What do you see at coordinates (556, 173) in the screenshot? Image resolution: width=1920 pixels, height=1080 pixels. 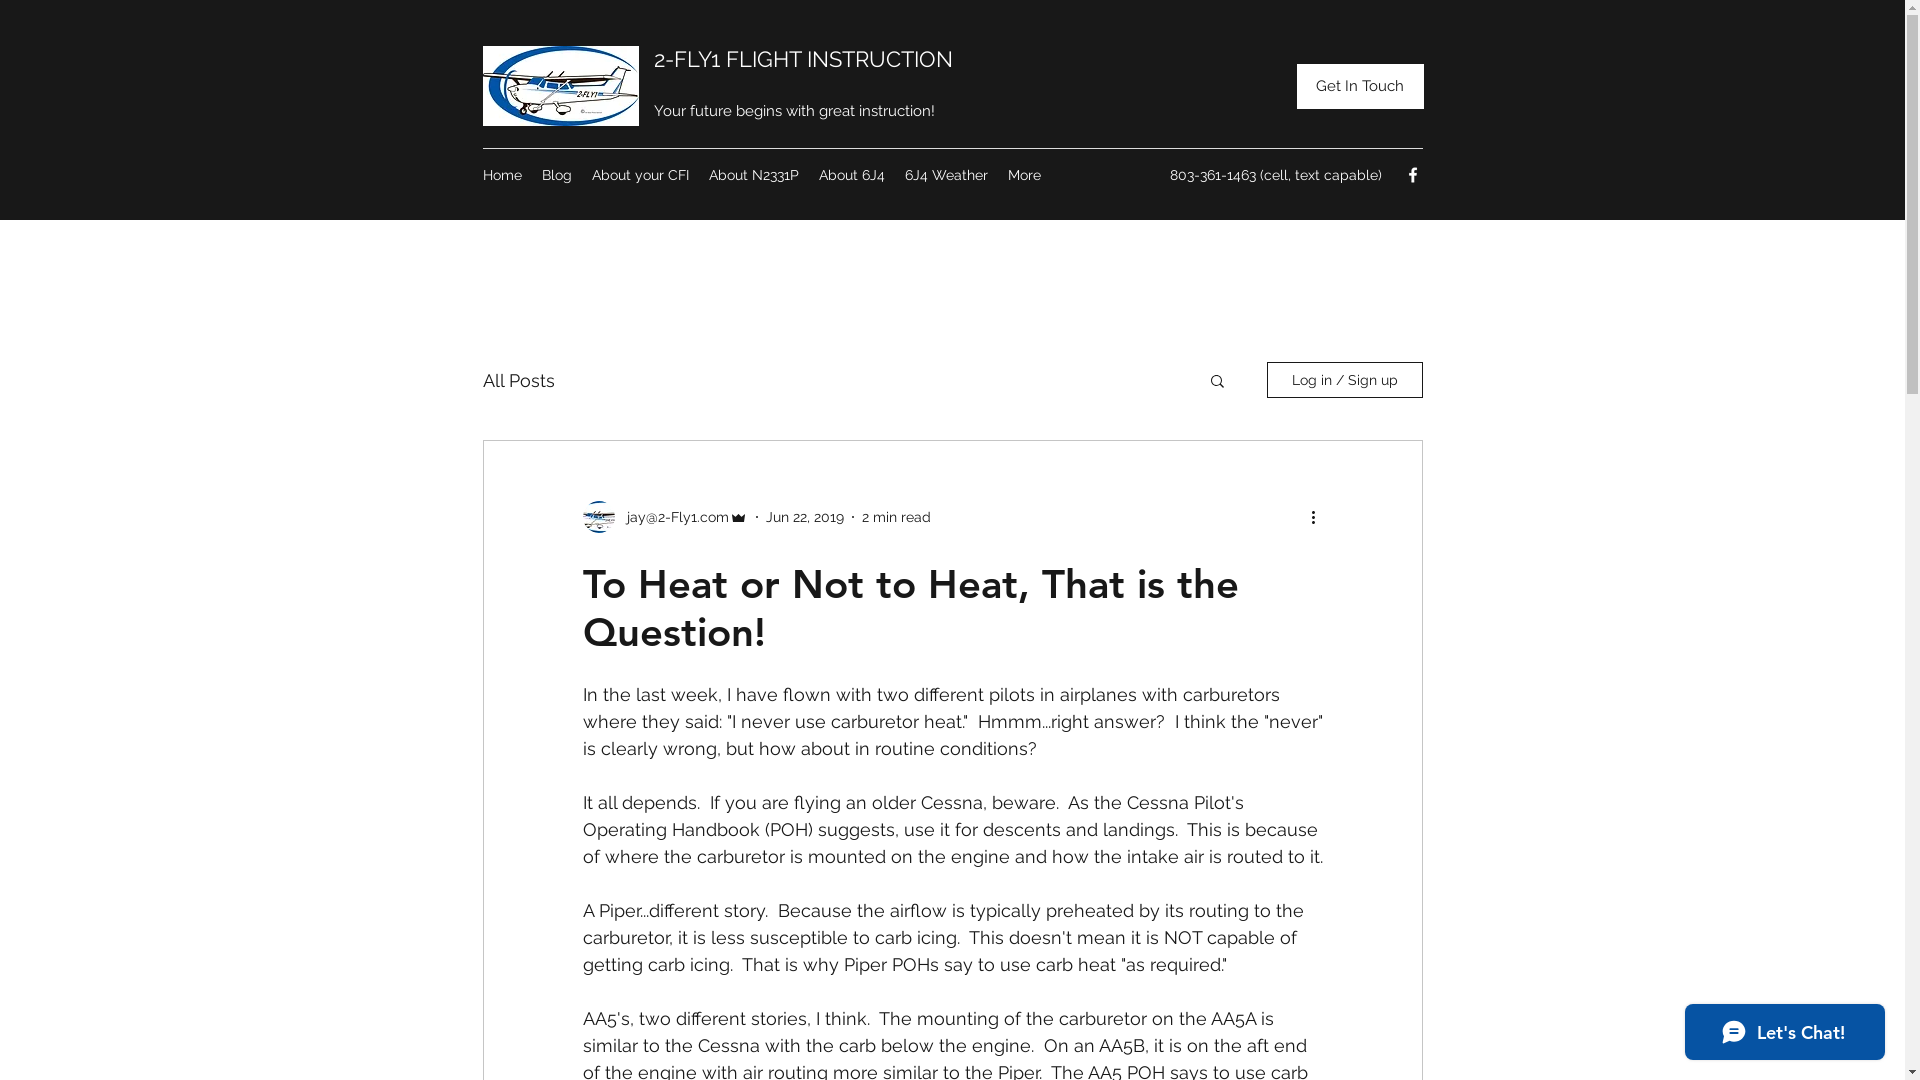 I see `'Blog'` at bounding box center [556, 173].